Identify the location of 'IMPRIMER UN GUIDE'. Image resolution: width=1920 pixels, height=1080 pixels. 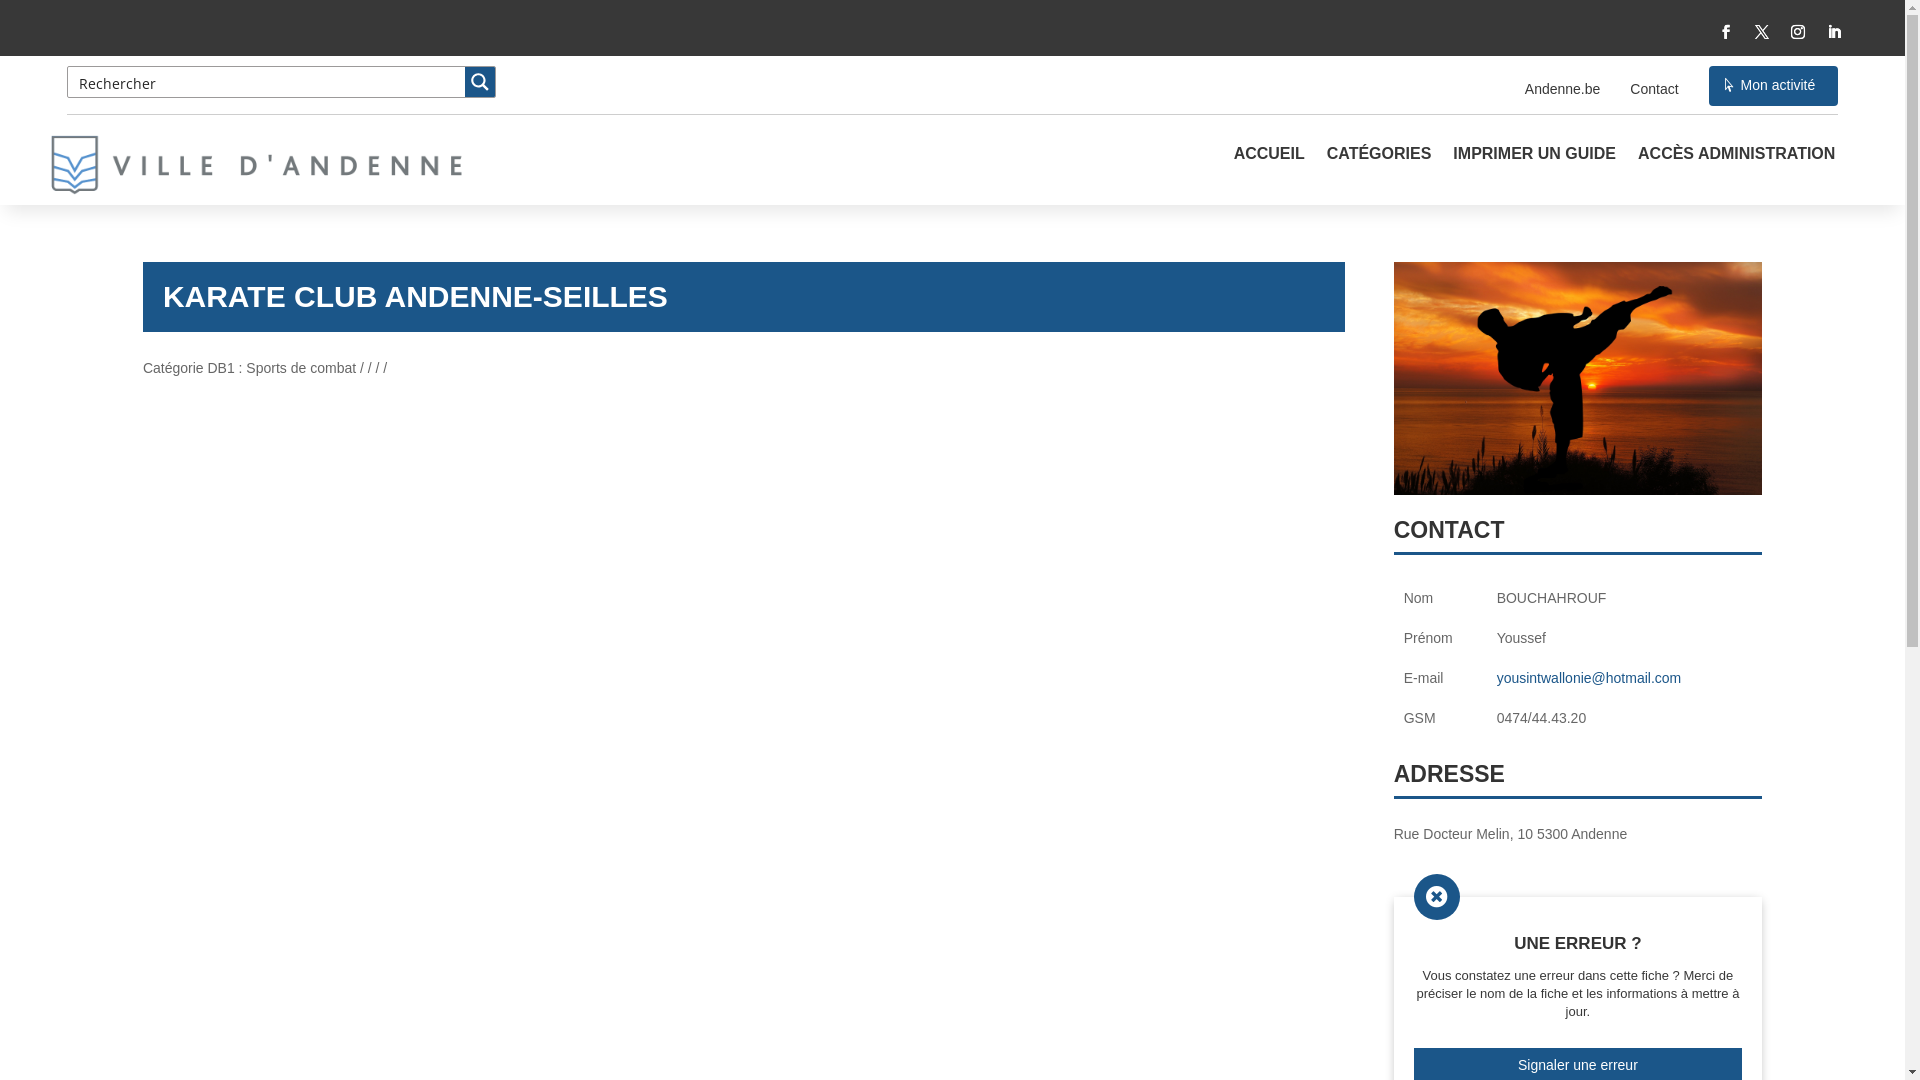
(1533, 168).